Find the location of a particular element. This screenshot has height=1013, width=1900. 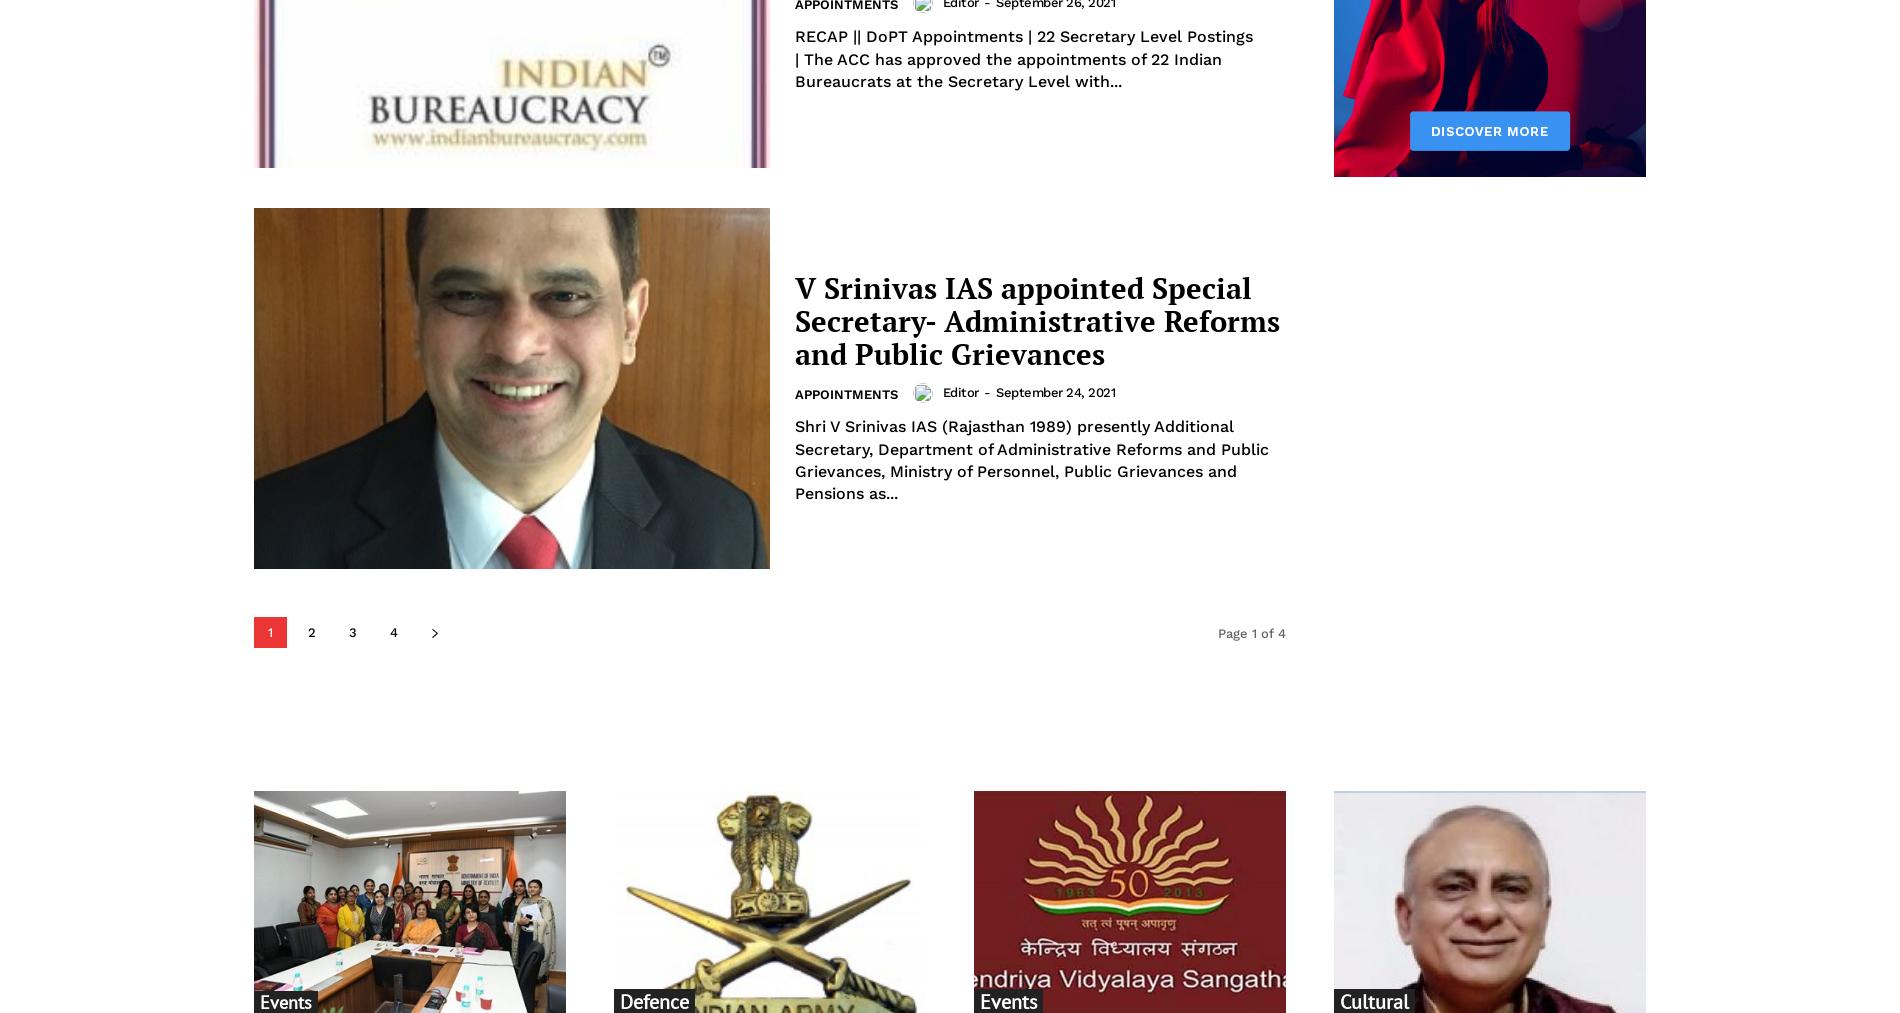

'RECAP || DoPT Appointments | 22 Secretary Level Postings | The ACC has approved the appointments of 22 Indian Bureaucrats at the Secretary Level with...' is located at coordinates (793, 57).